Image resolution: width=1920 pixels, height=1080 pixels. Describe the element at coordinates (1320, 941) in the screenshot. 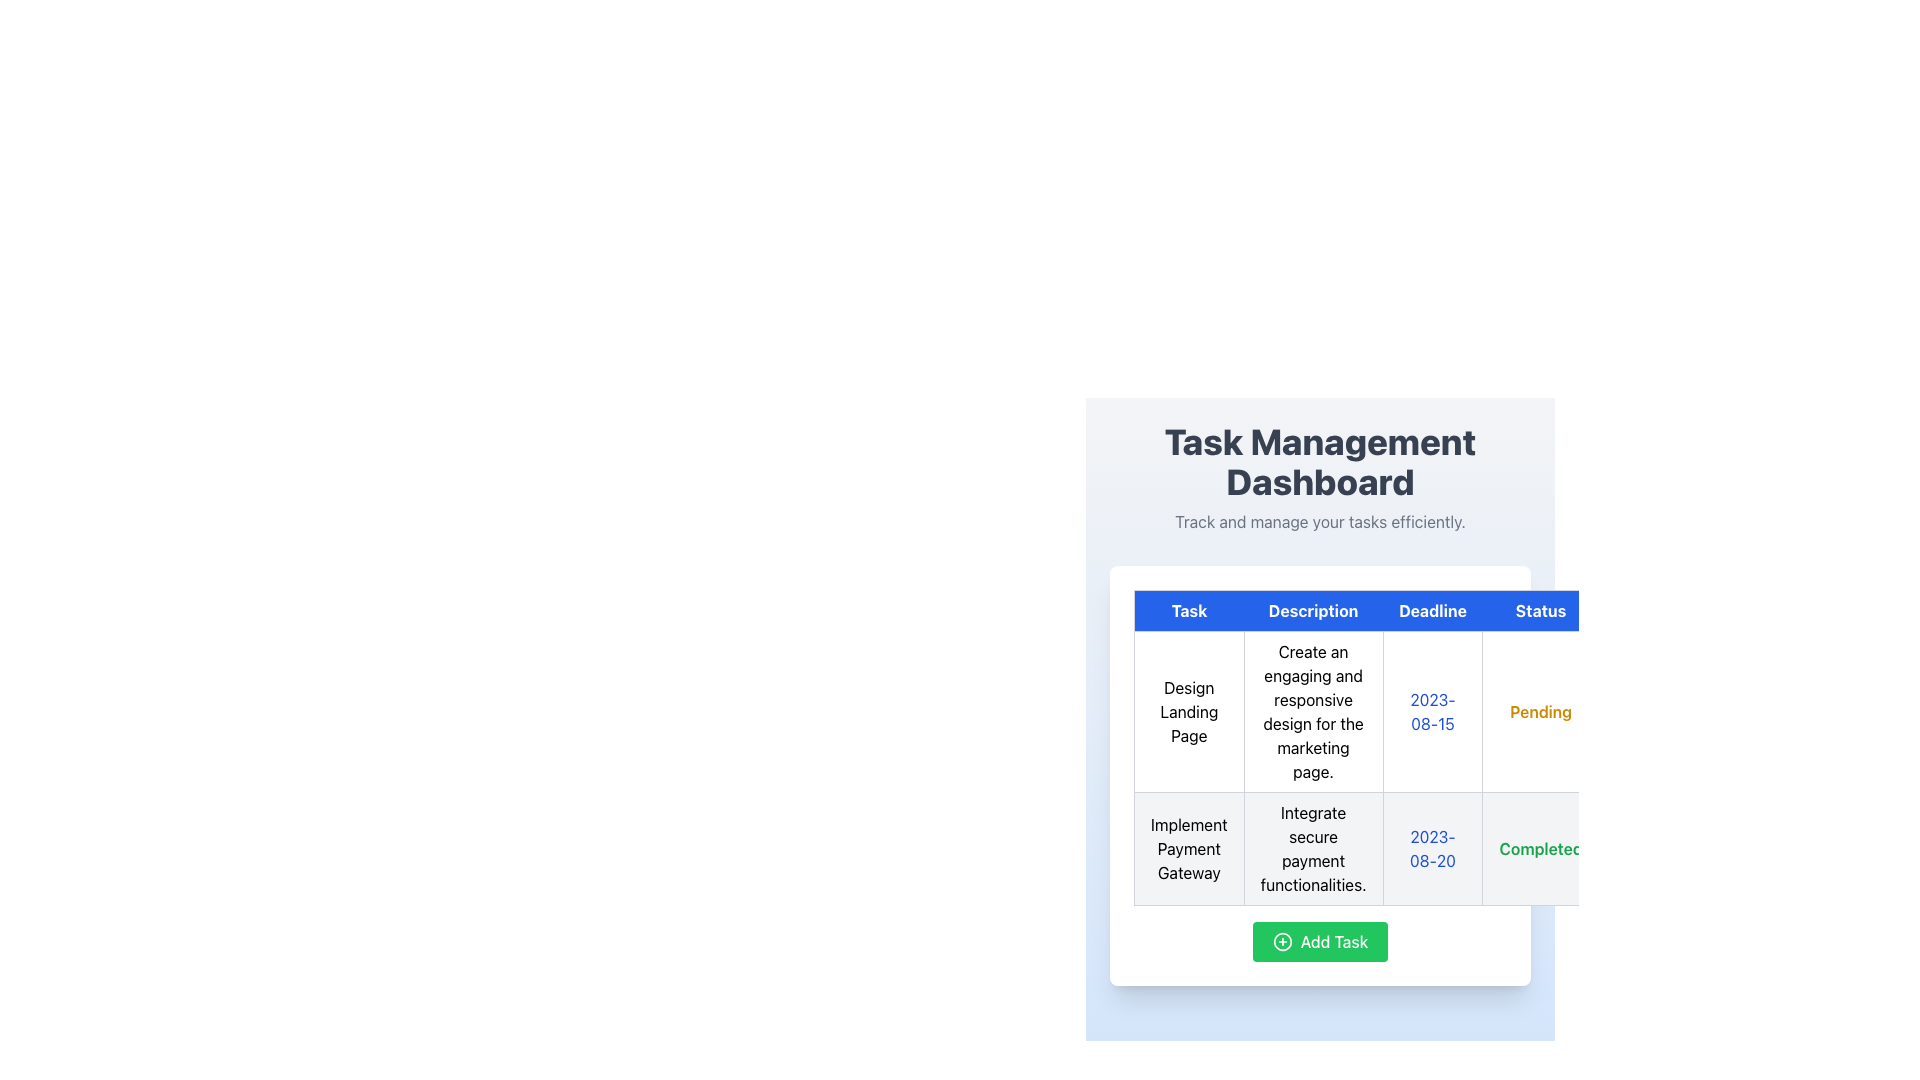

I see `the 'Add Task' button, which is a vivid green button with white text and a plus icon` at that location.